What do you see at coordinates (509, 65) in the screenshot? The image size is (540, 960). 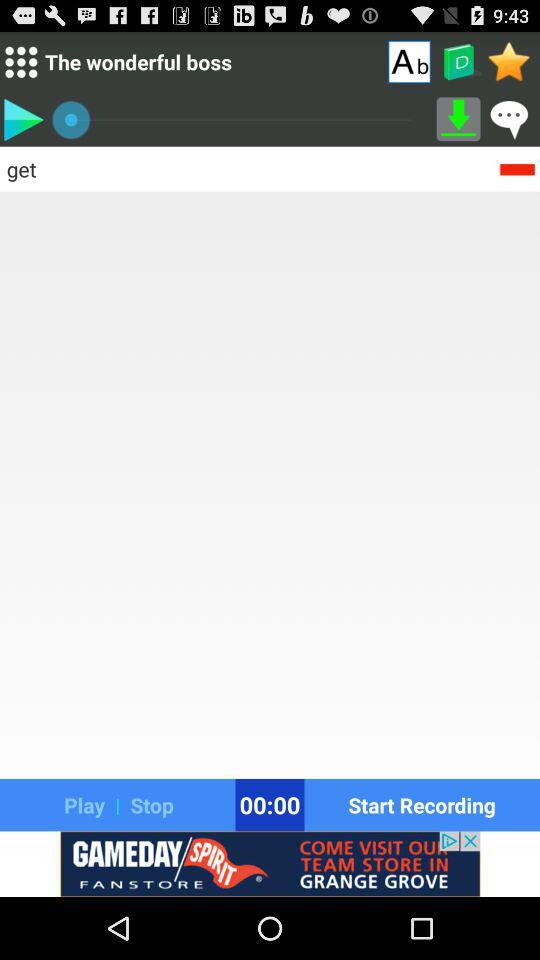 I see `the star icon` at bounding box center [509, 65].